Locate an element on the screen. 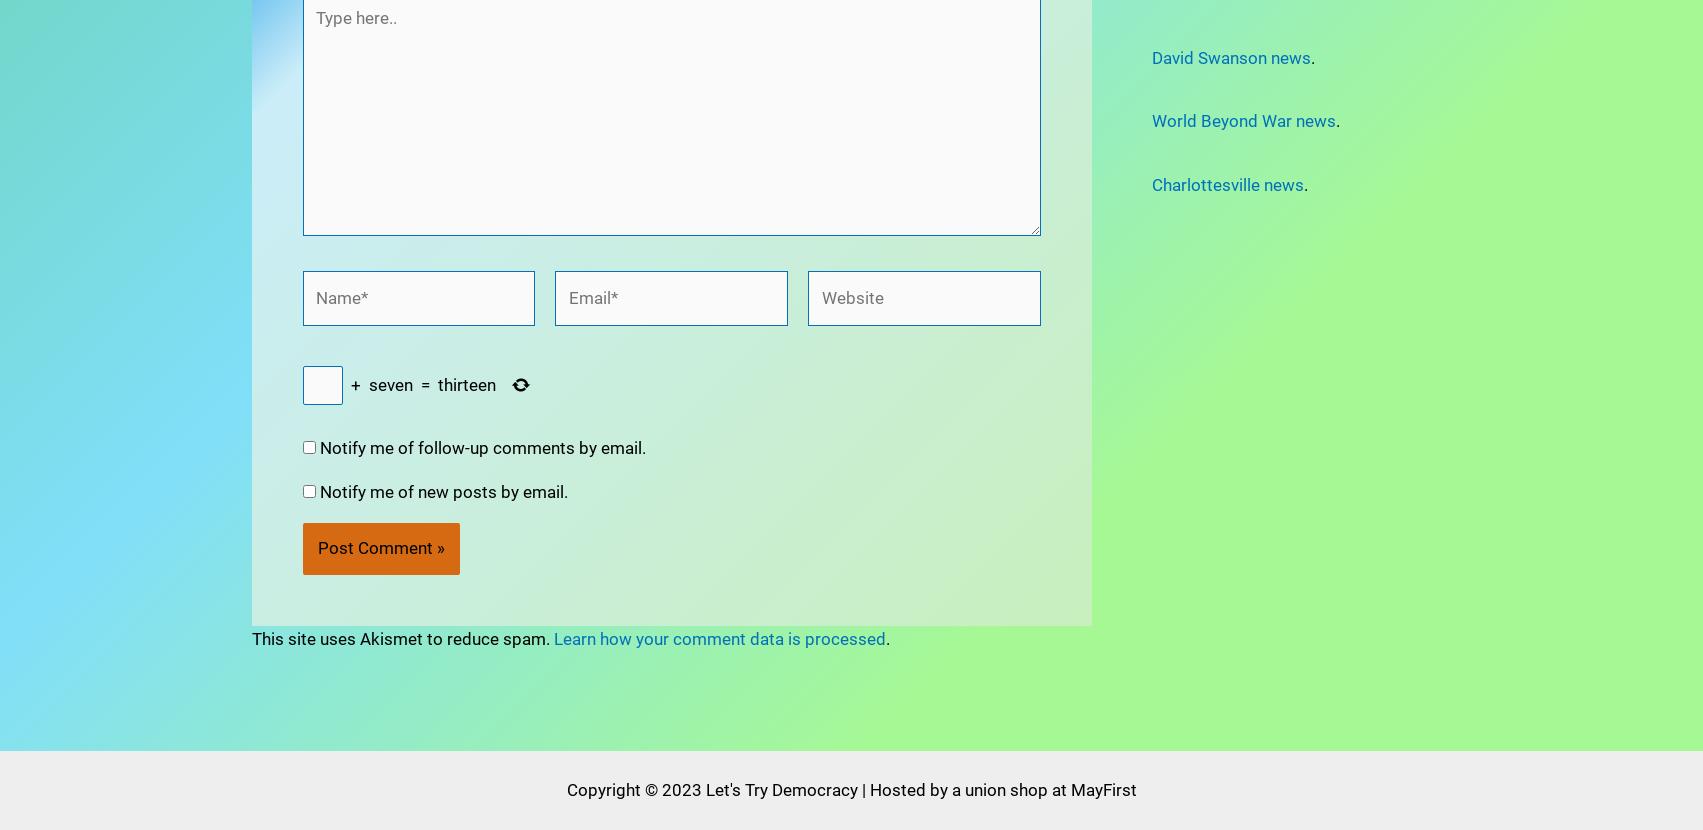 This screenshot has height=830, width=1703. 'thirteen' is located at coordinates (465, 328).